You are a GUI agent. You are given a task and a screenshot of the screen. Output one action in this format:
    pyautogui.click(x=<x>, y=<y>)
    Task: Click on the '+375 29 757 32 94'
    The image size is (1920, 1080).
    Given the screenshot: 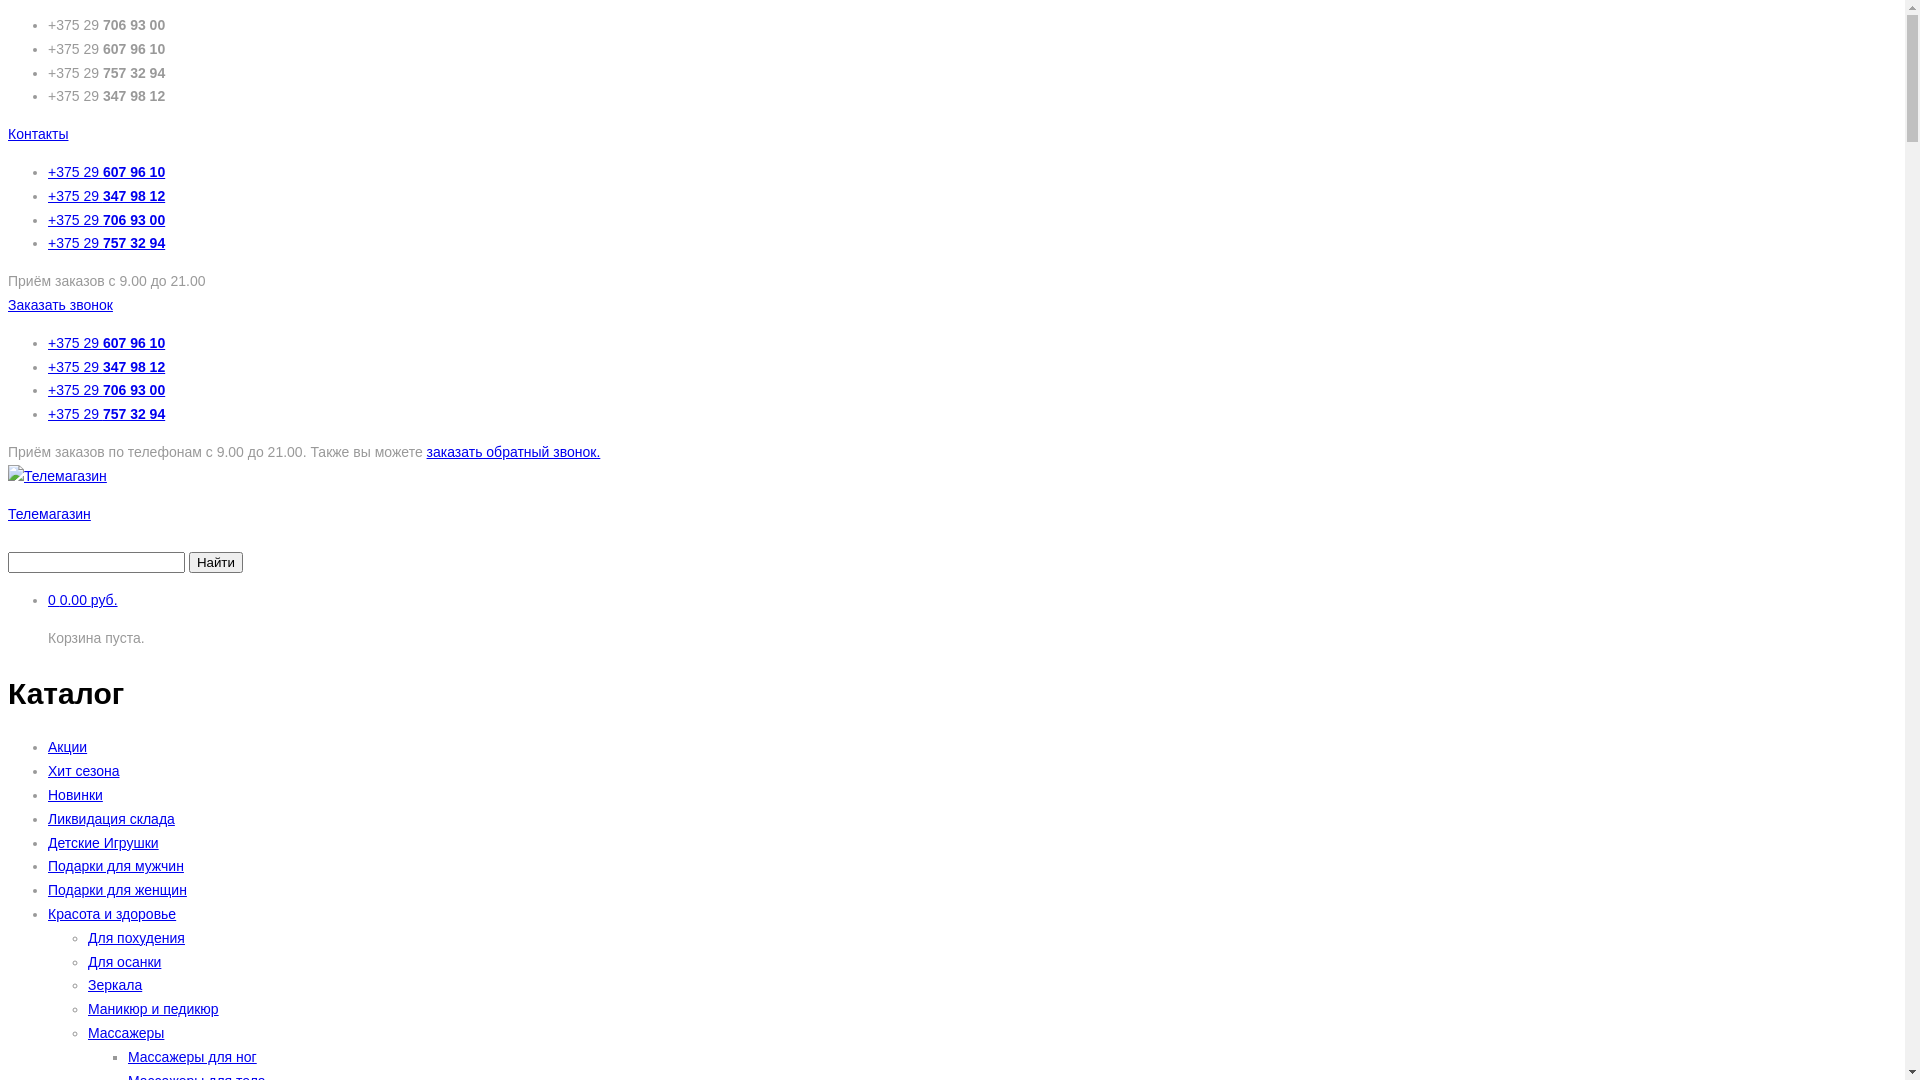 What is the action you would take?
    pyautogui.click(x=105, y=412)
    